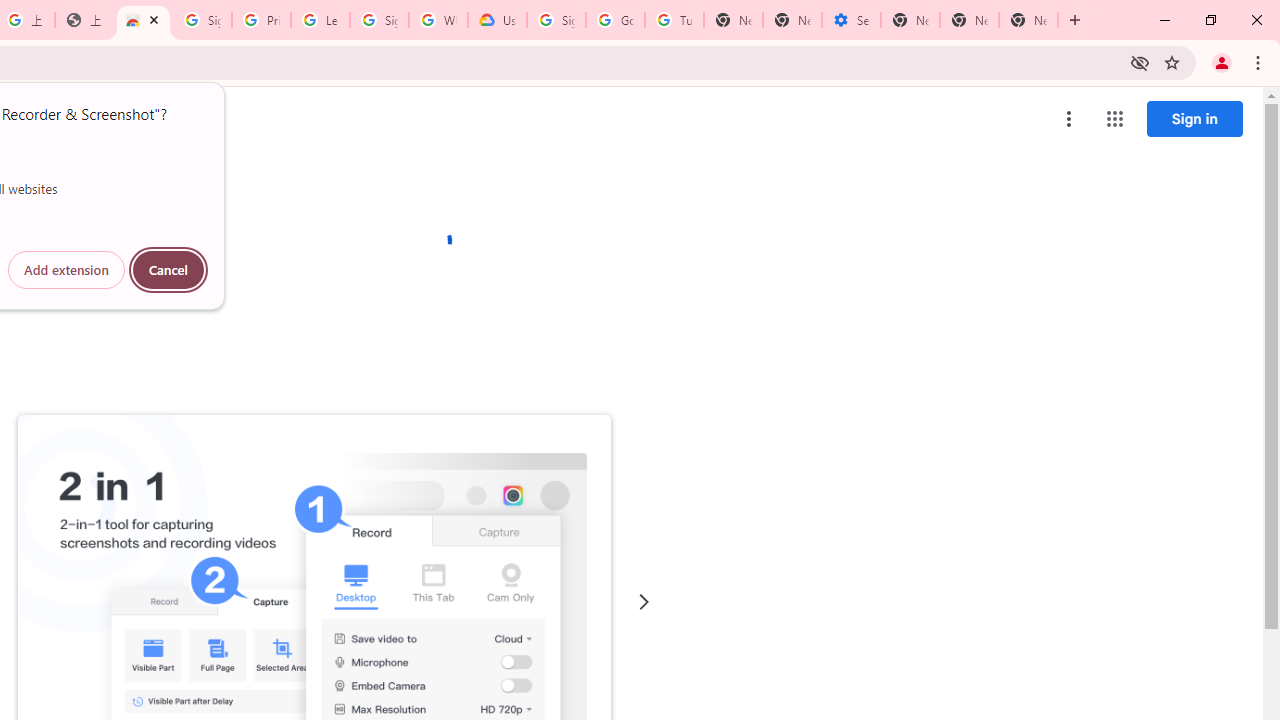 The width and height of the screenshot is (1280, 720). I want to click on 'Next slide', so click(643, 601).